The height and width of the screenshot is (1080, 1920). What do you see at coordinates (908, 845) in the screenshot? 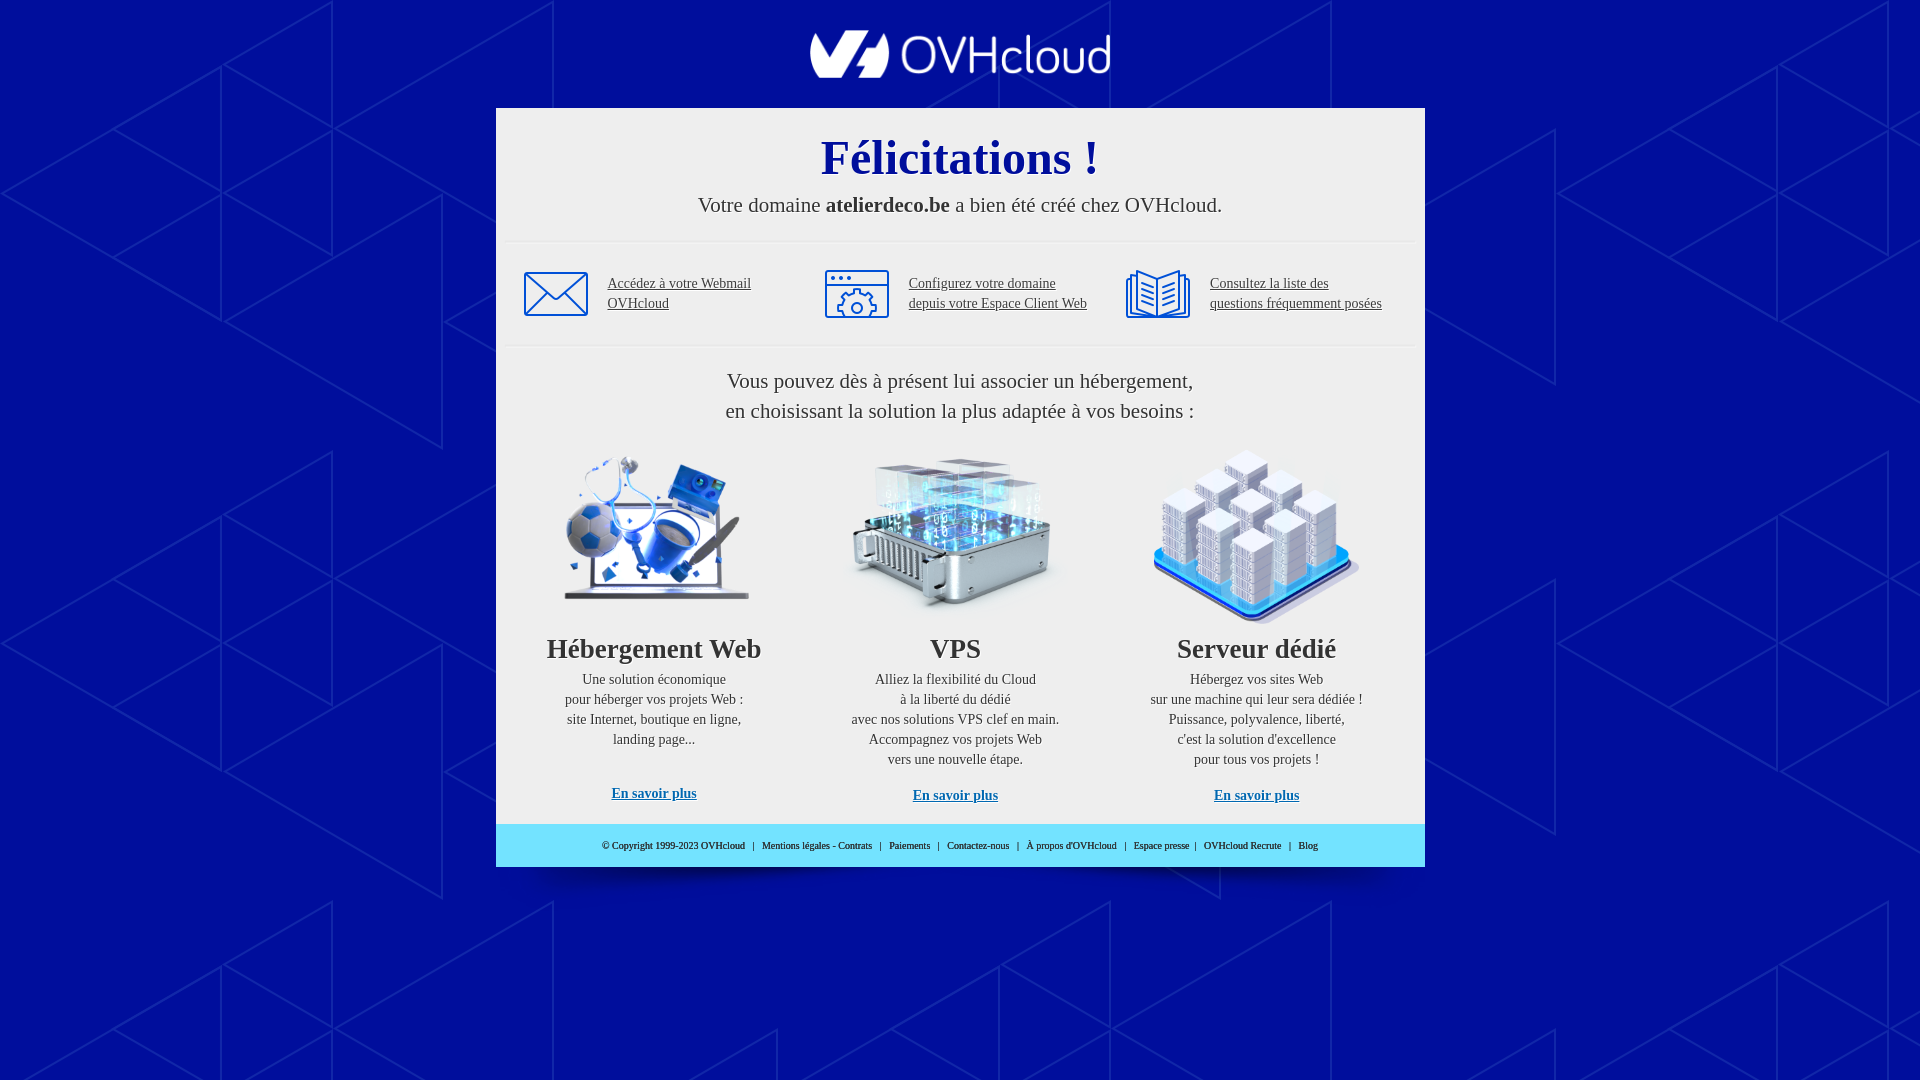
I see `'Paiements'` at bounding box center [908, 845].